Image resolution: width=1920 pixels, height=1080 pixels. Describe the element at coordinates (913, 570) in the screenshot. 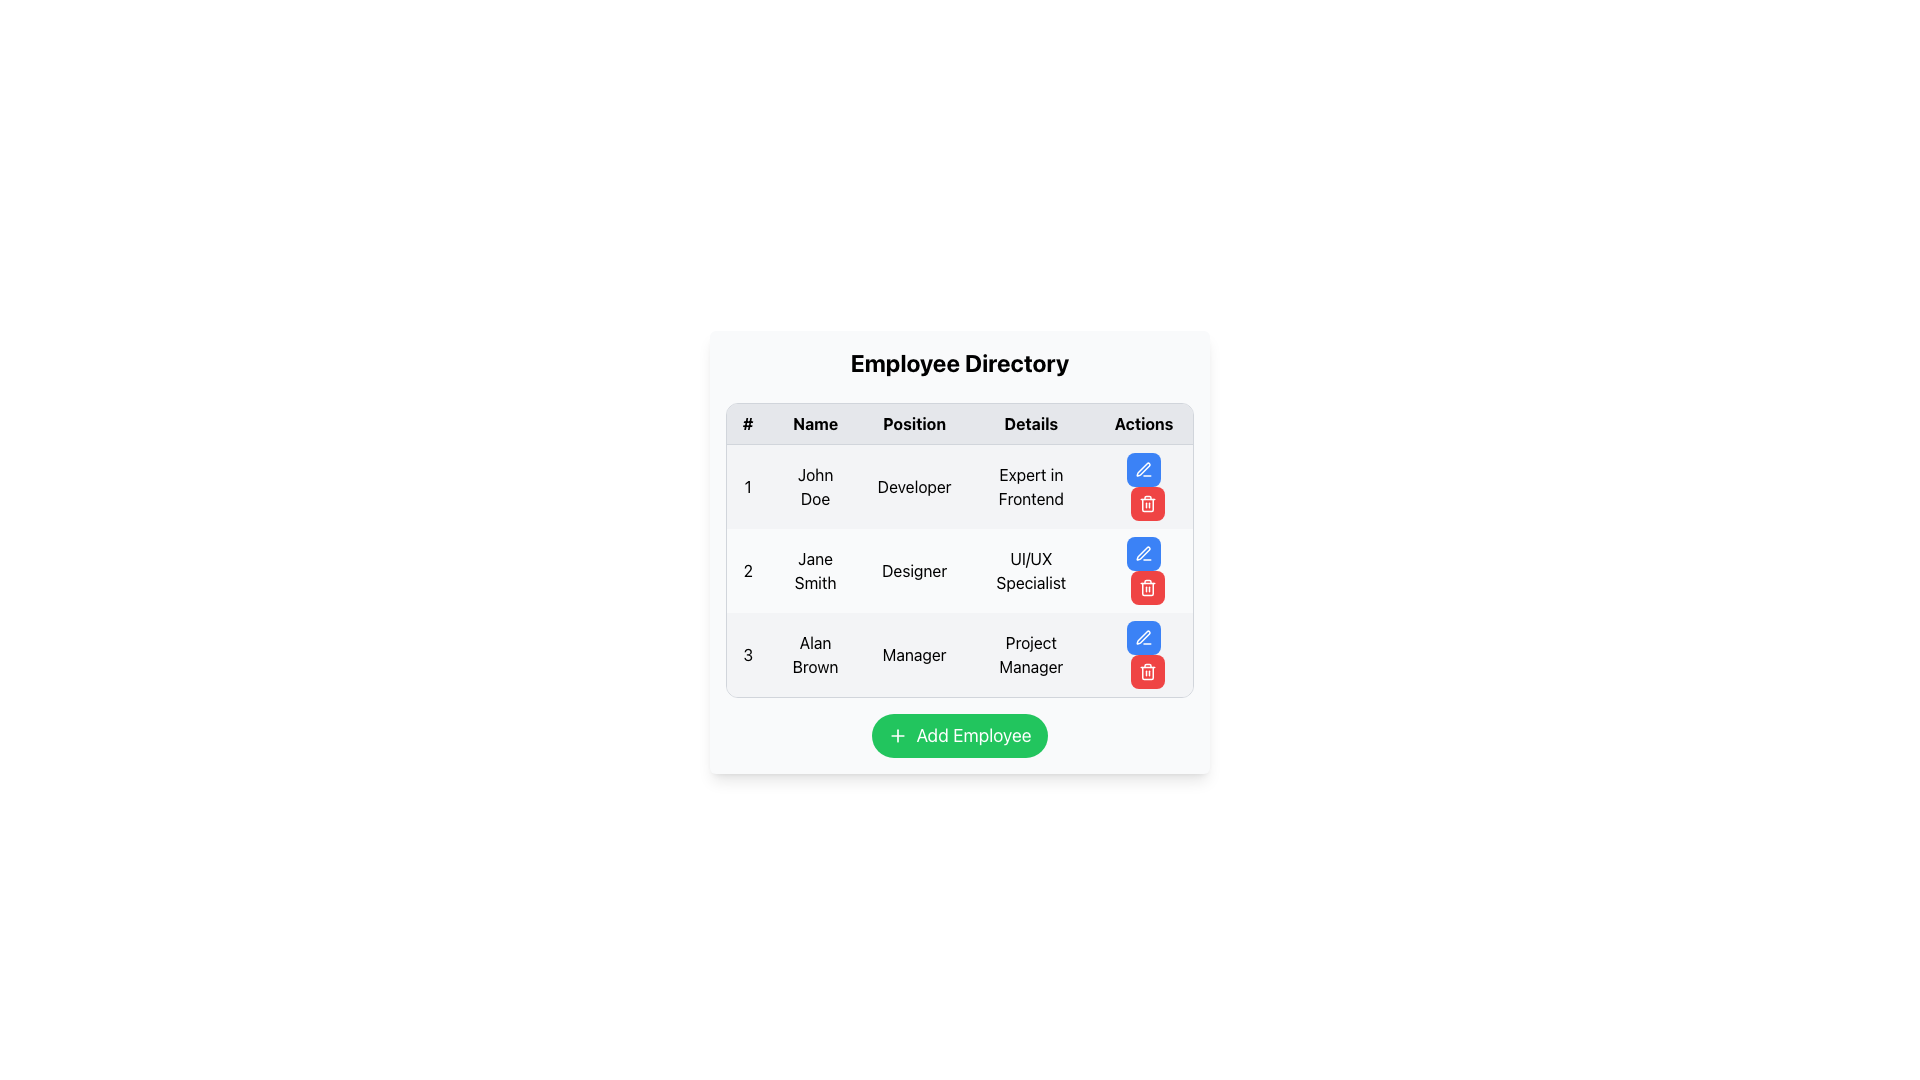

I see `the text value of the 'Designer' text label located in the 'Position' column of the second row of the Employee Directory for 'Jane Smith'` at that location.